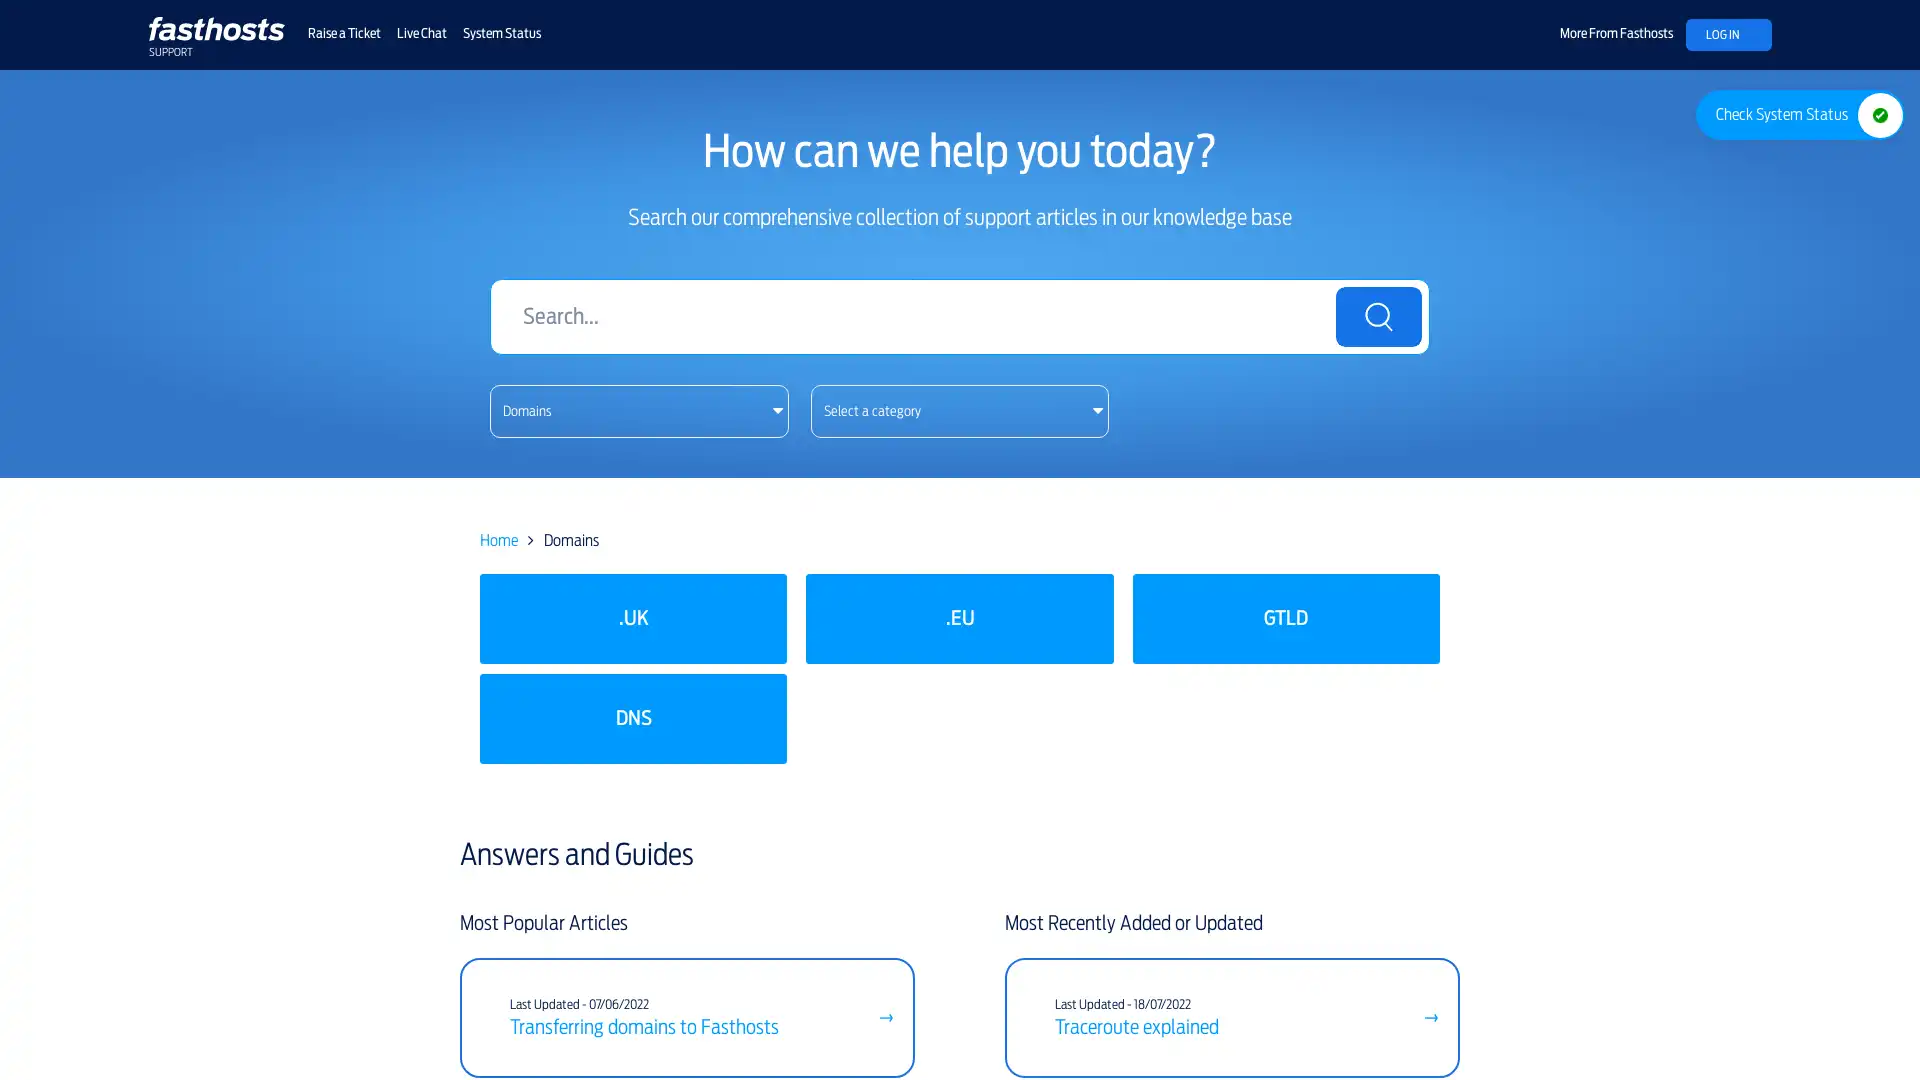  Describe the element at coordinates (958, 409) in the screenshot. I see `This button does not work with screen readers. Please use the previous link instead. Select a category` at that location.